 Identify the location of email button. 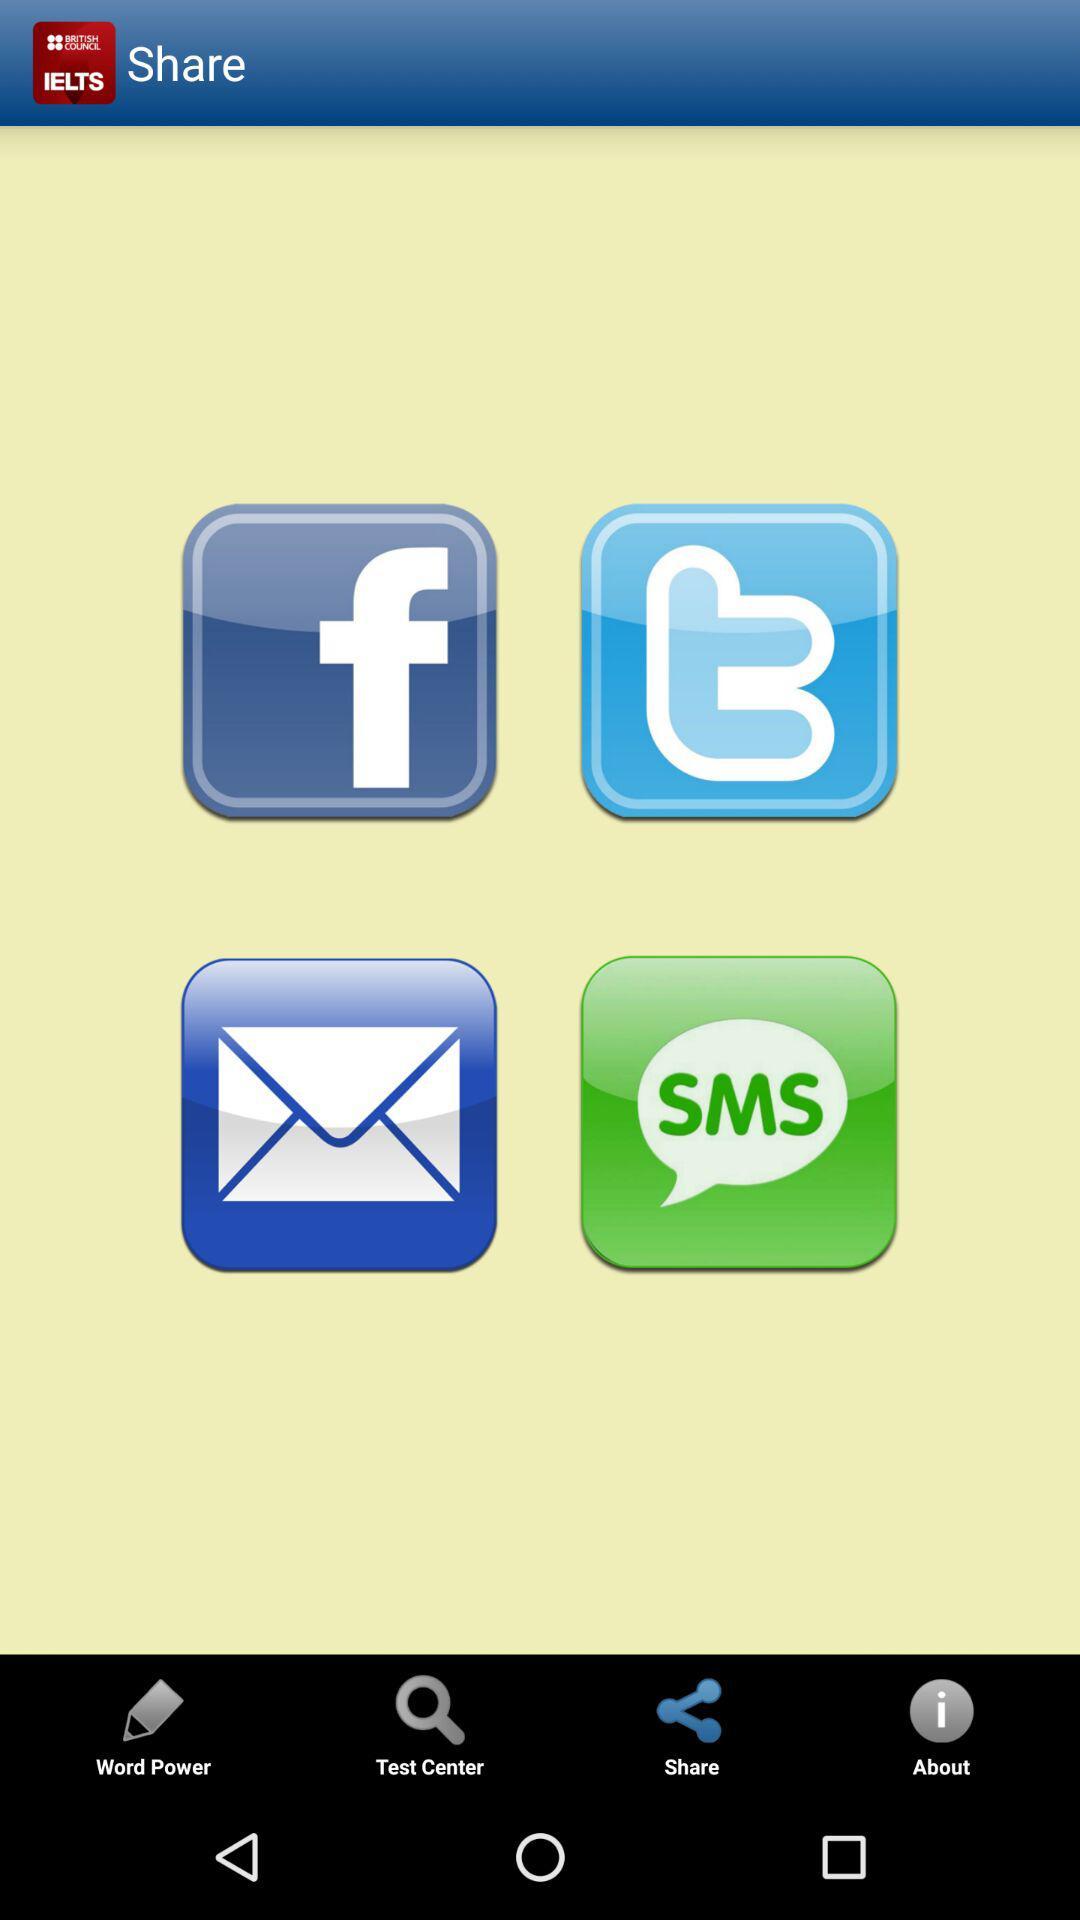
(339, 1115).